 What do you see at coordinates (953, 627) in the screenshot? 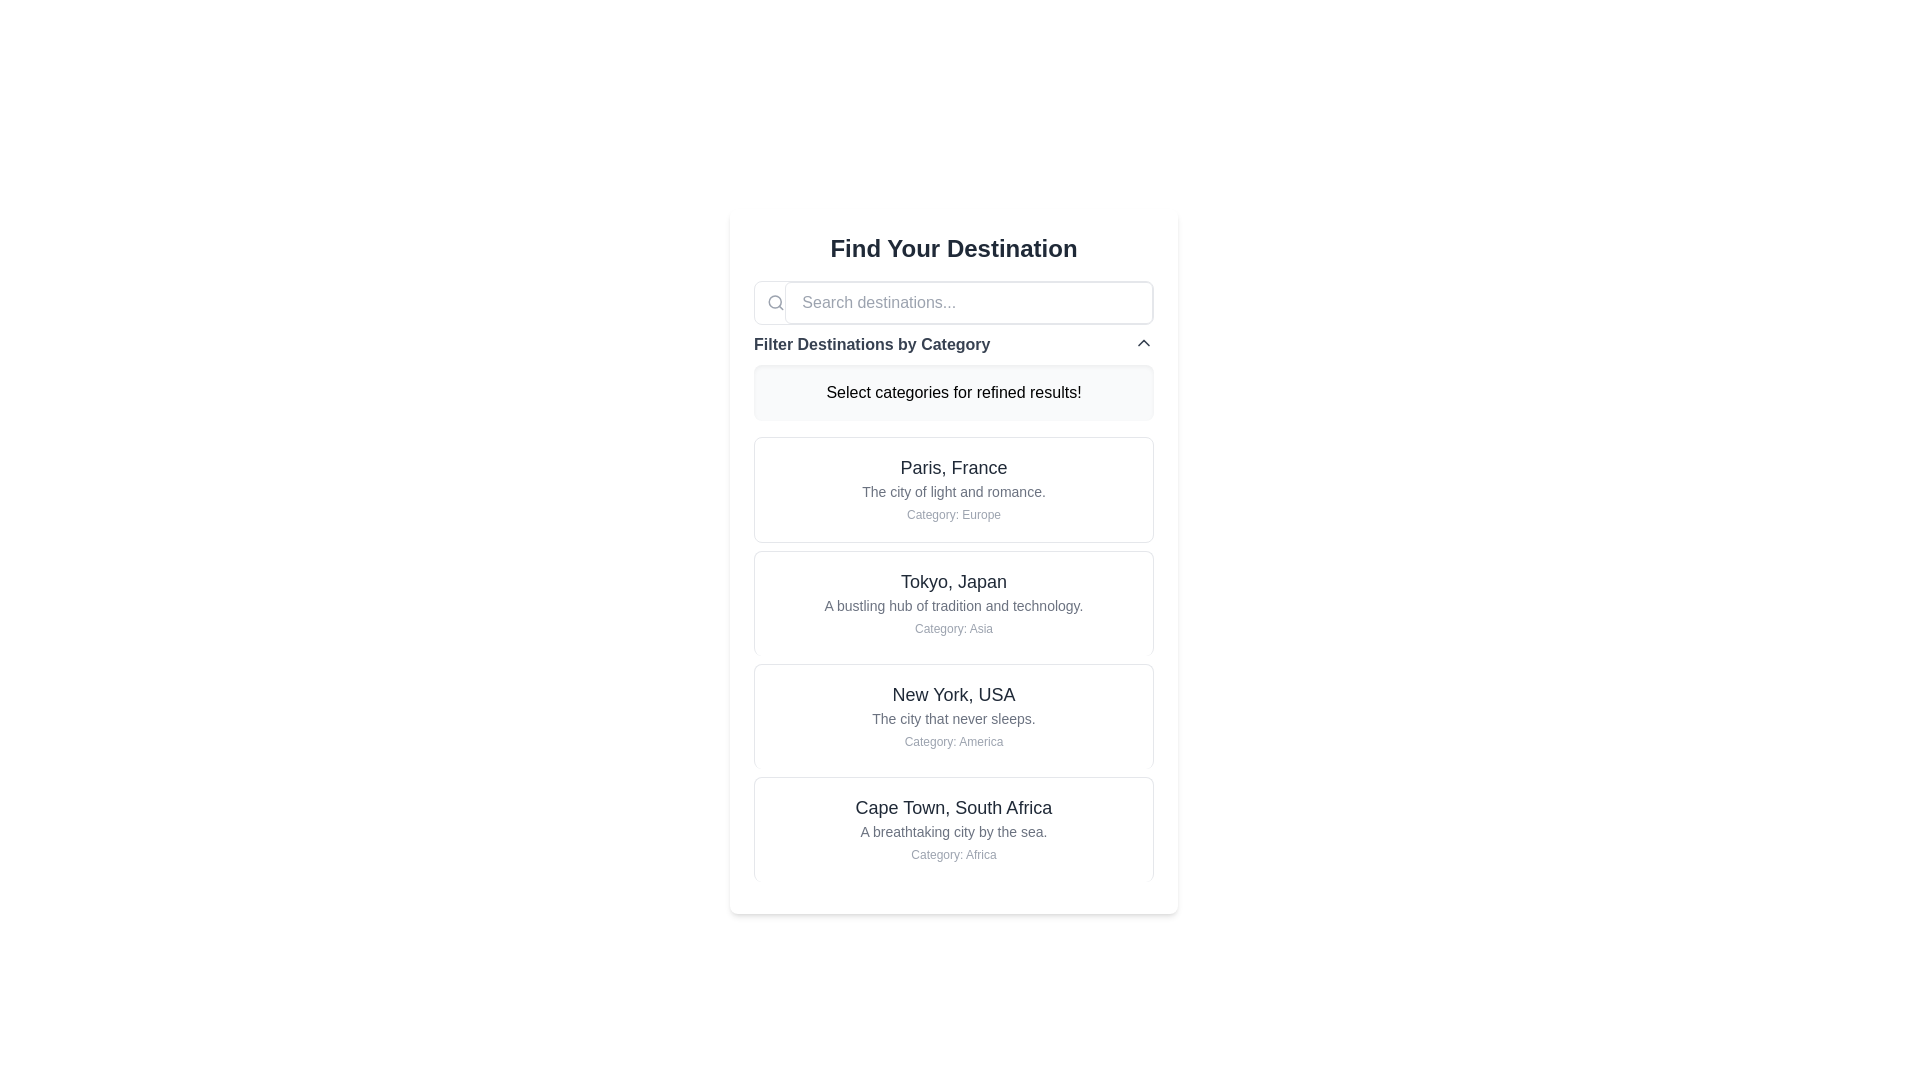
I see `the small text label displaying 'Category: Asia', which is styled with a light gray color and is located under the main heading 'Tokyo, Japan'` at bounding box center [953, 627].